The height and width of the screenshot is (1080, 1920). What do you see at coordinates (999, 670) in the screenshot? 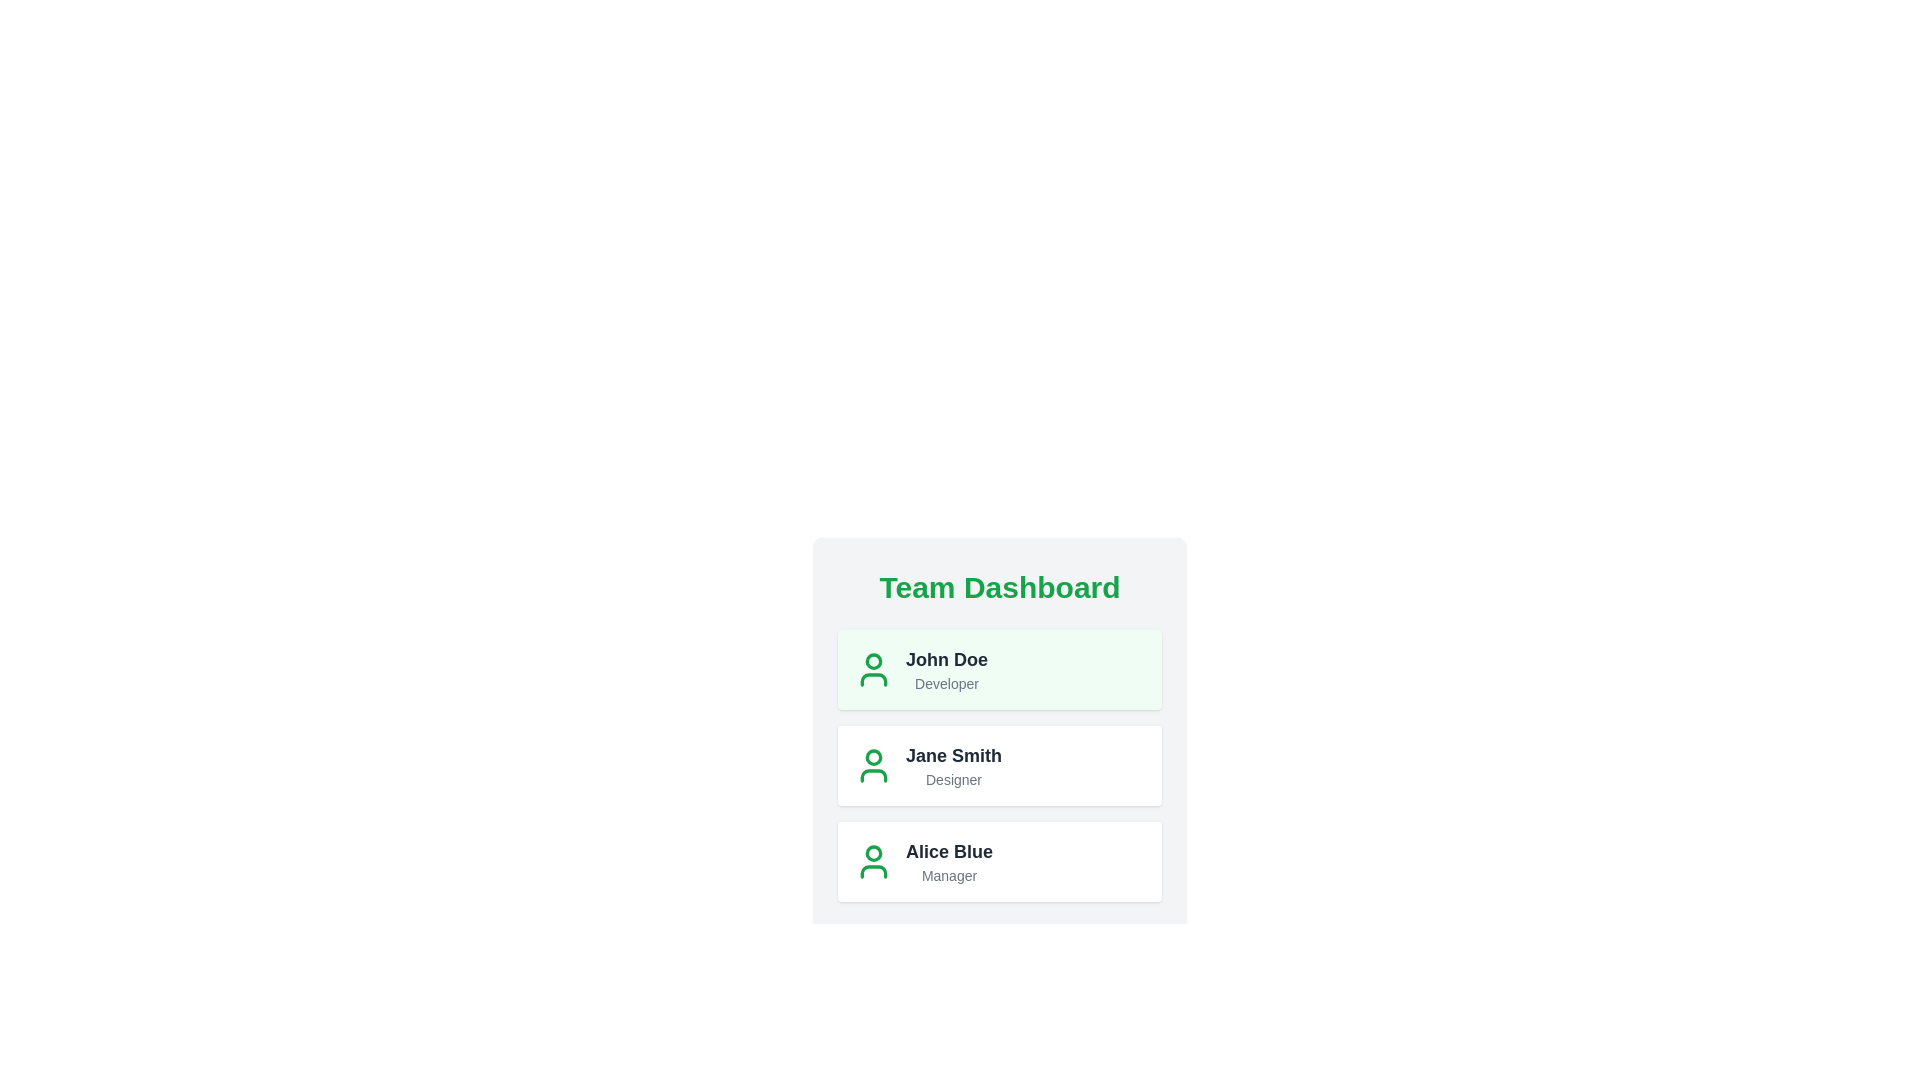
I see `the first card in the list with a light green background that displays the name 'John Doe' and the subtitle 'Developer' to trigger hover effects` at bounding box center [999, 670].